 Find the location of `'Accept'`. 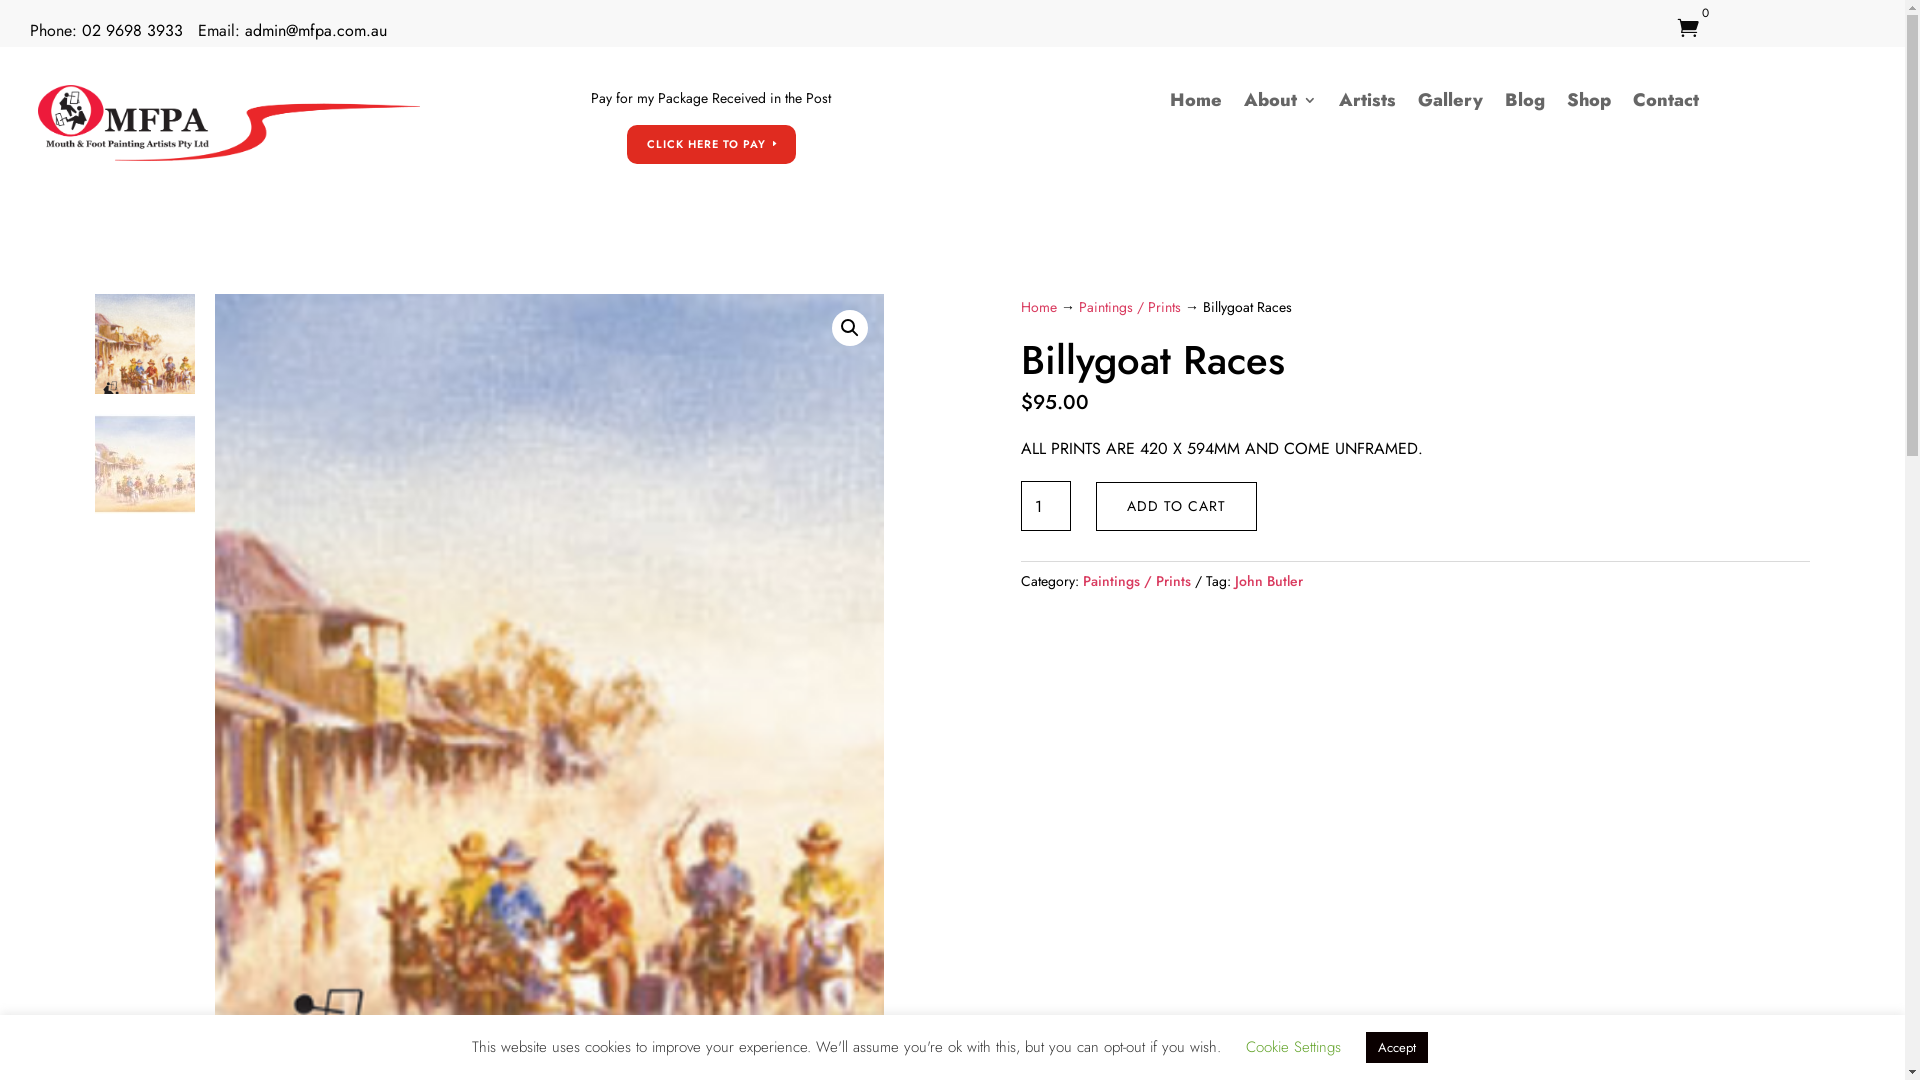

'Accept' is located at coordinates (1365, 1046).